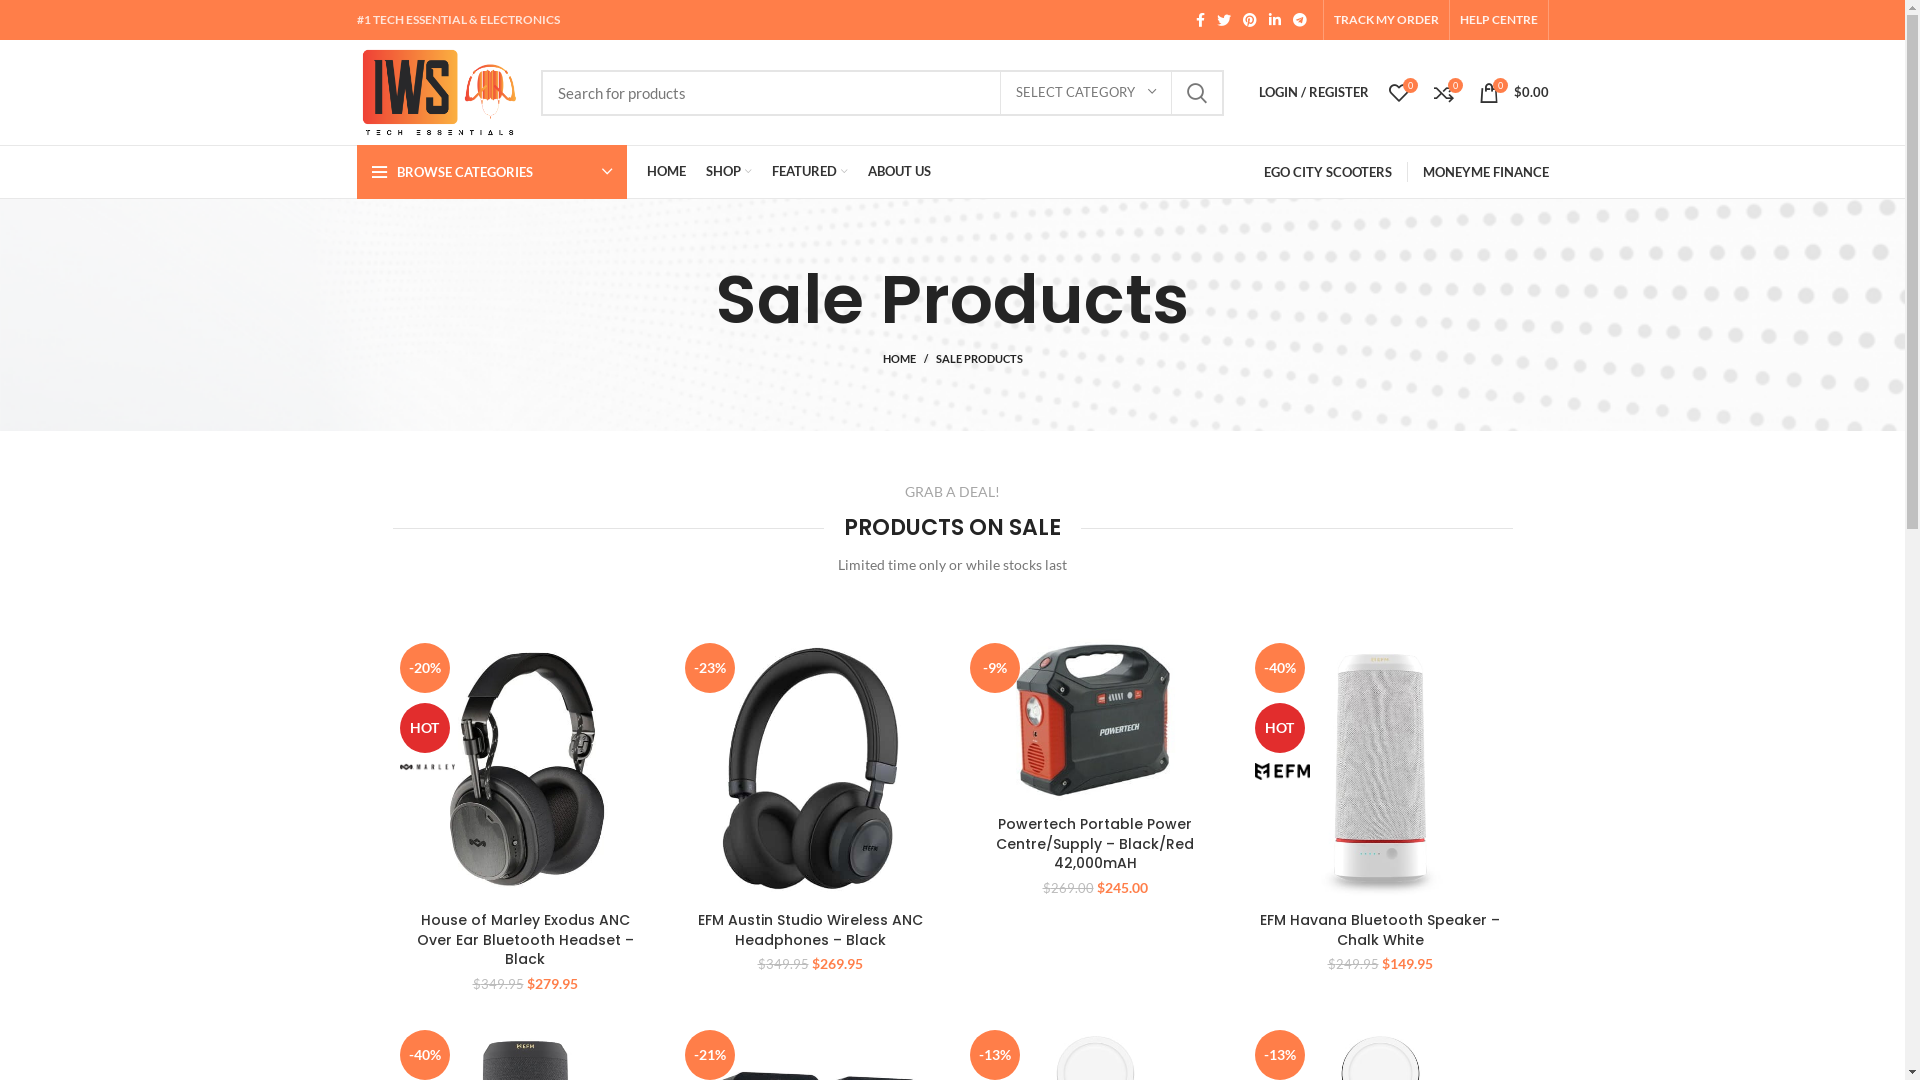 The height and width of the screenshot is (1080, 1920). What do you see at coordinates (810, 171) in the screenshot?
I see `'FEATURED'` at bounding box center [810, 171].